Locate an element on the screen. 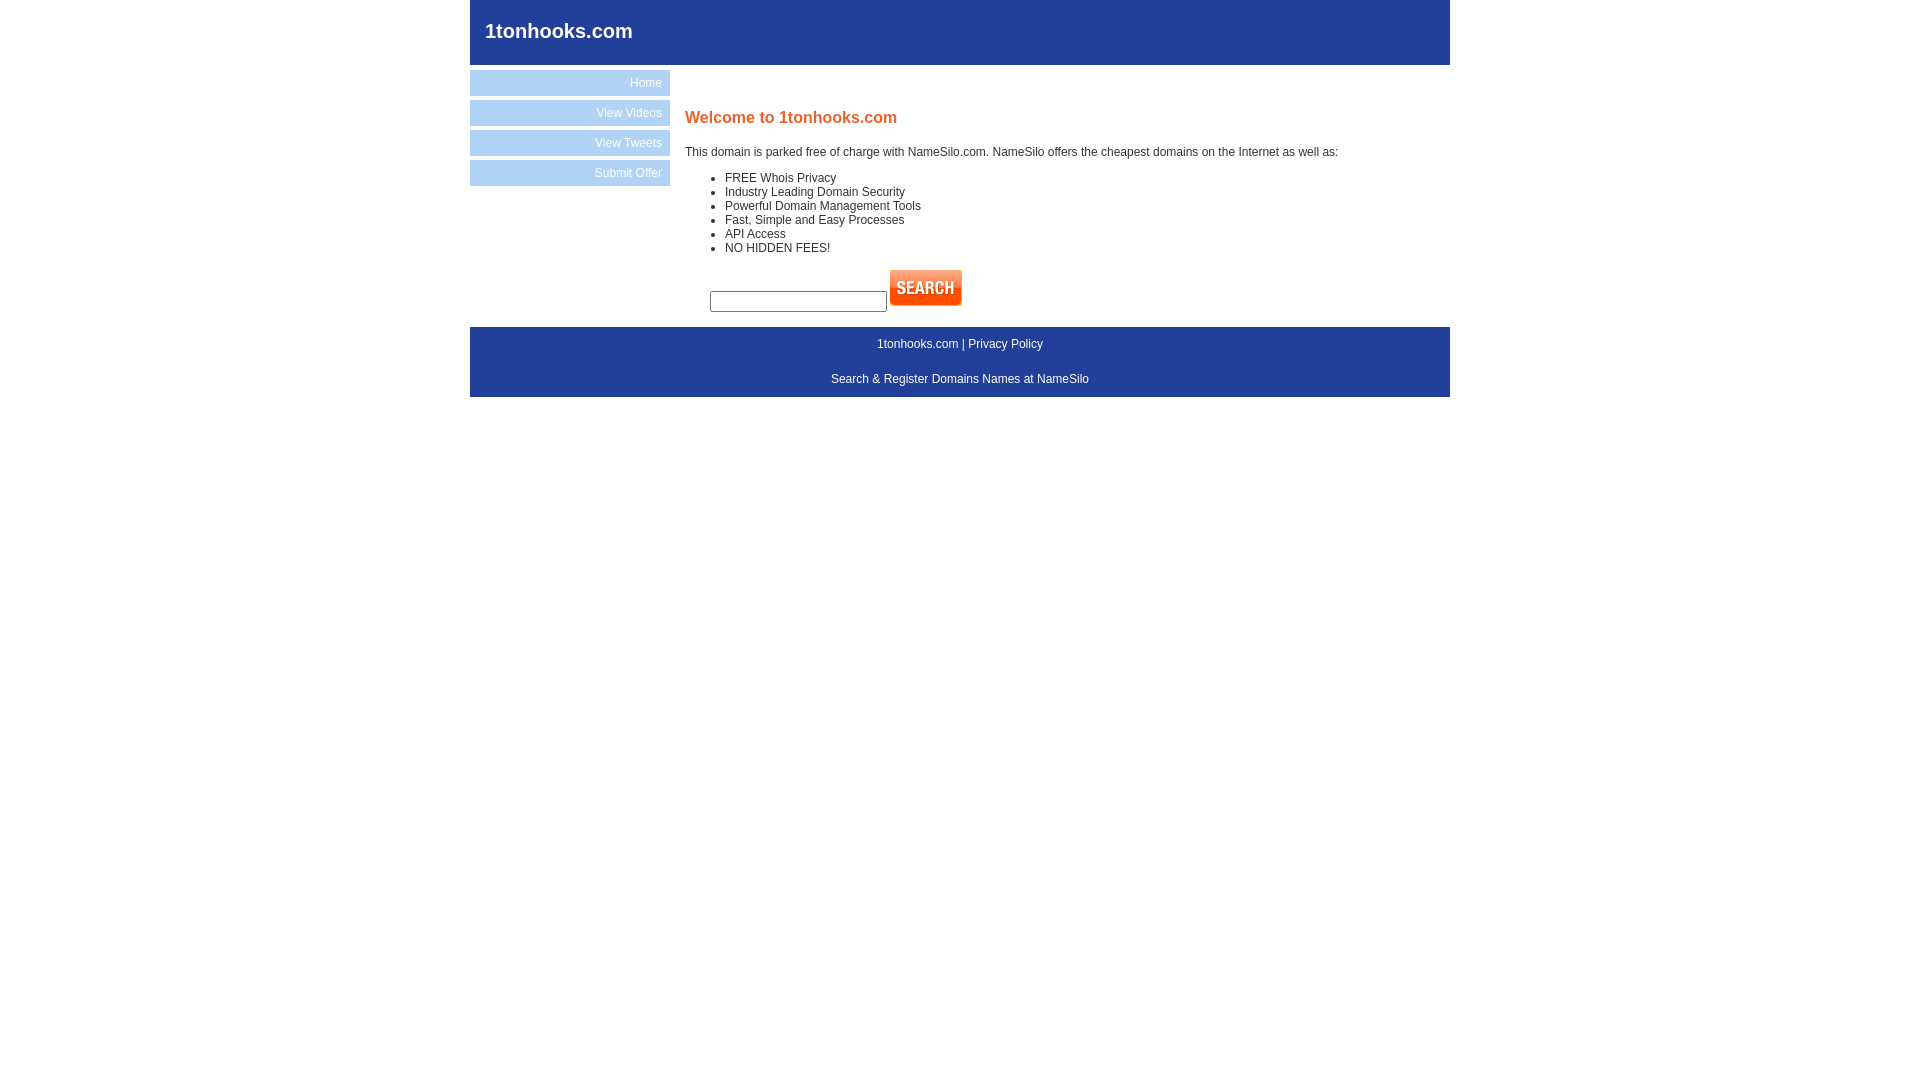 The image size is (1920, 1080). 'Privacy Policy' is located at coordinates (1005, 342).